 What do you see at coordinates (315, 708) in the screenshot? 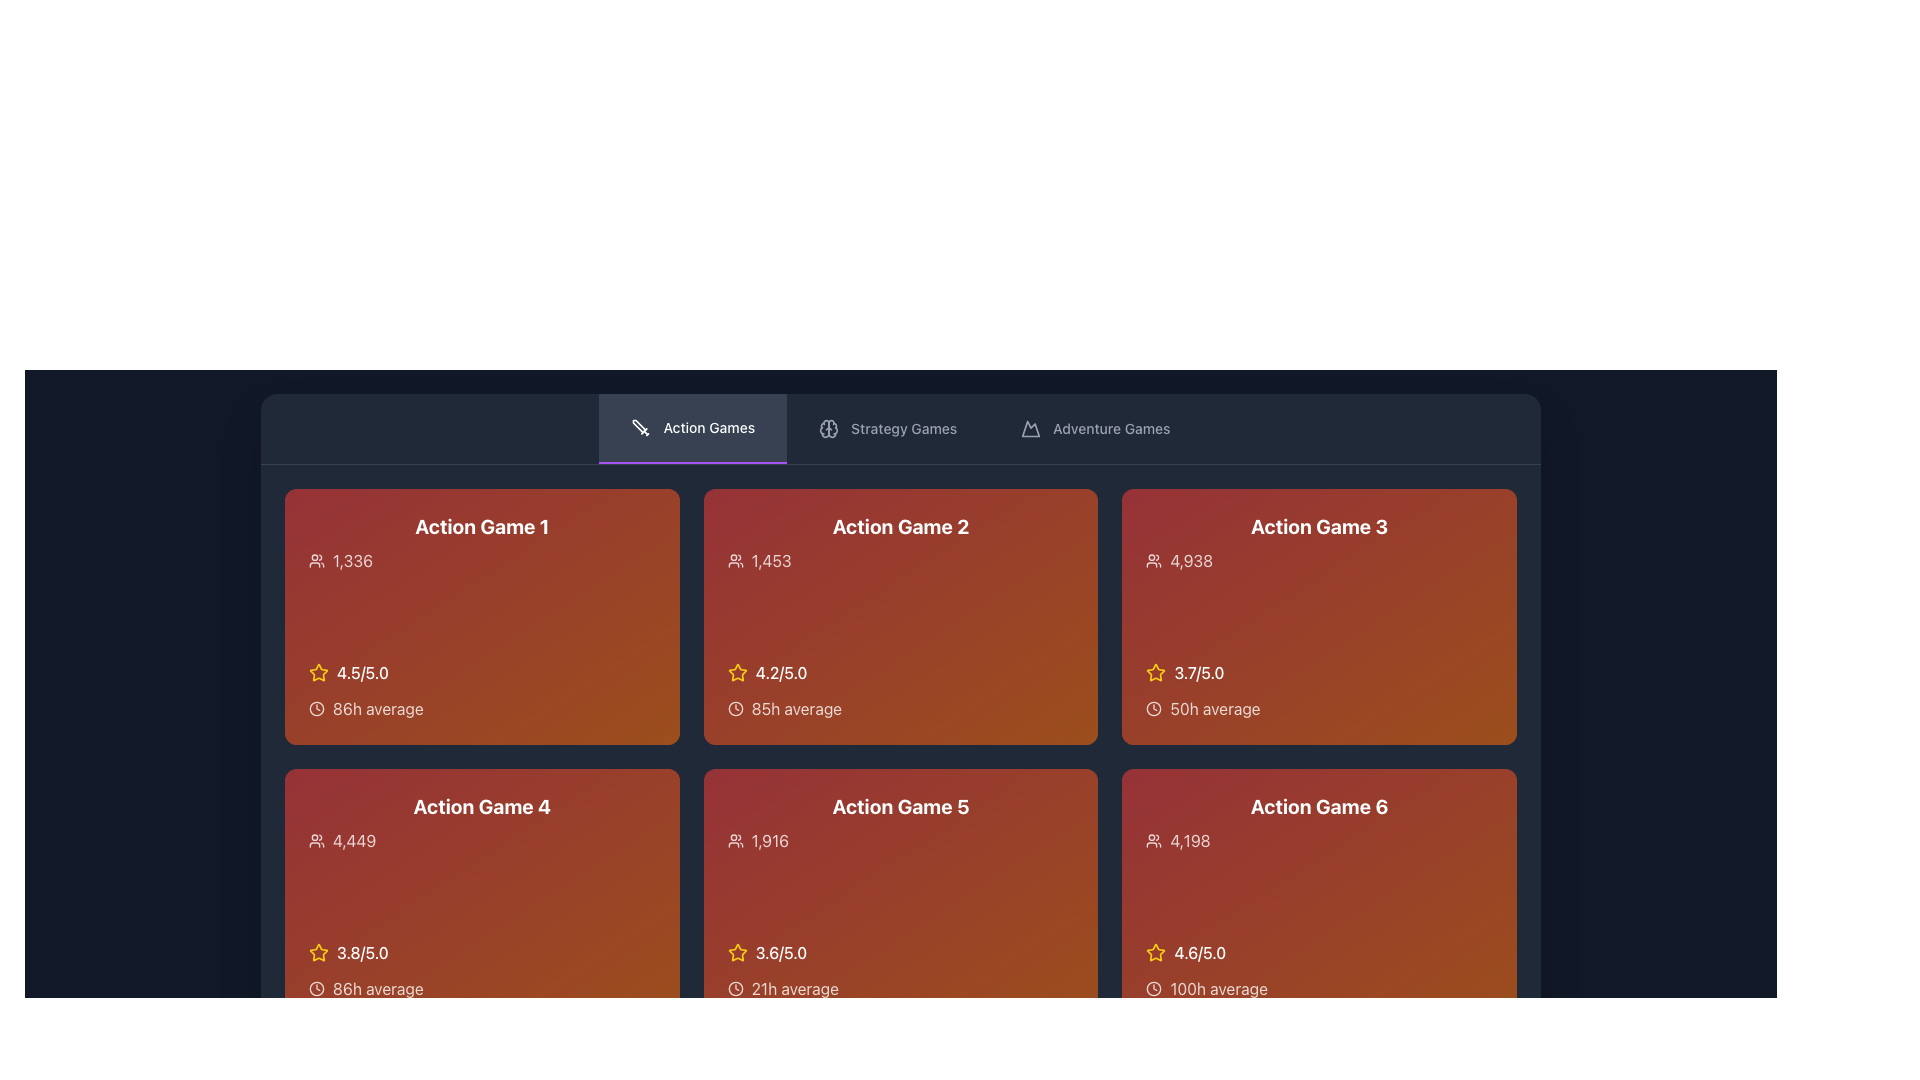
I see `the clock-shaped icon located to the left of the text '86h average' by moving the cursor to its center point` at bounding box center [315, 708].